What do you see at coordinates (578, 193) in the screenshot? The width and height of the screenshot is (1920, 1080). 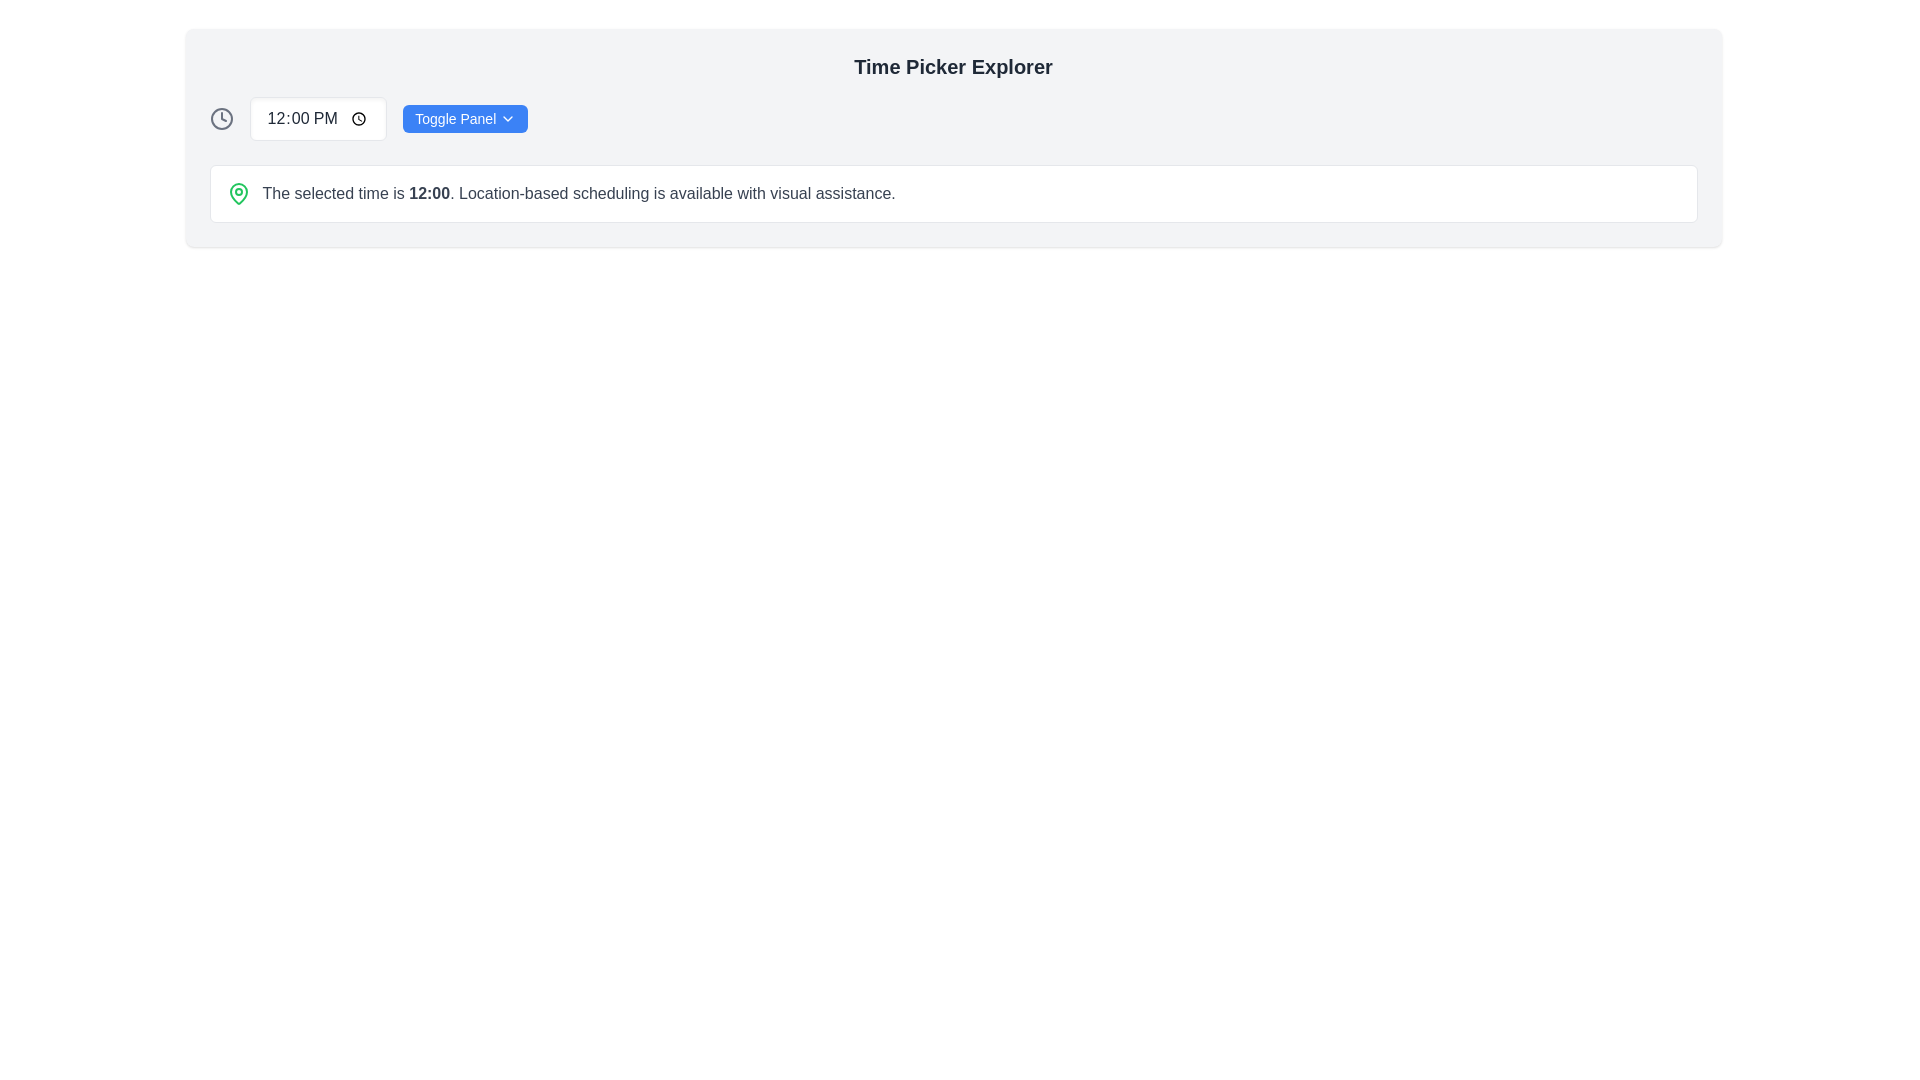 I see `informational text block located below the 'Time Picker Explorer' header, positioned to the right of a green map-pin icon` at bounding box center [578, 193].